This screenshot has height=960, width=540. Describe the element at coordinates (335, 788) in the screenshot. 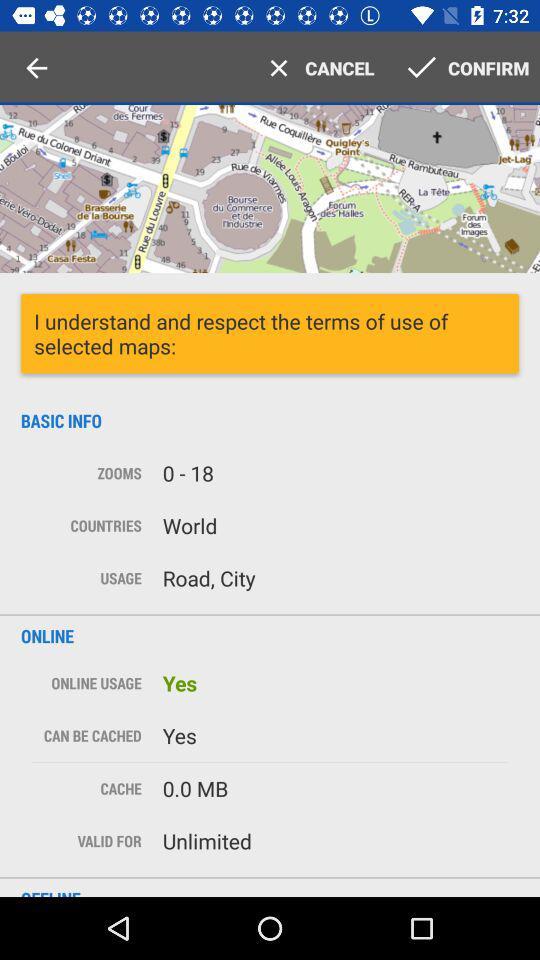

I see `the text which is to the immediate right of cache` at that location.